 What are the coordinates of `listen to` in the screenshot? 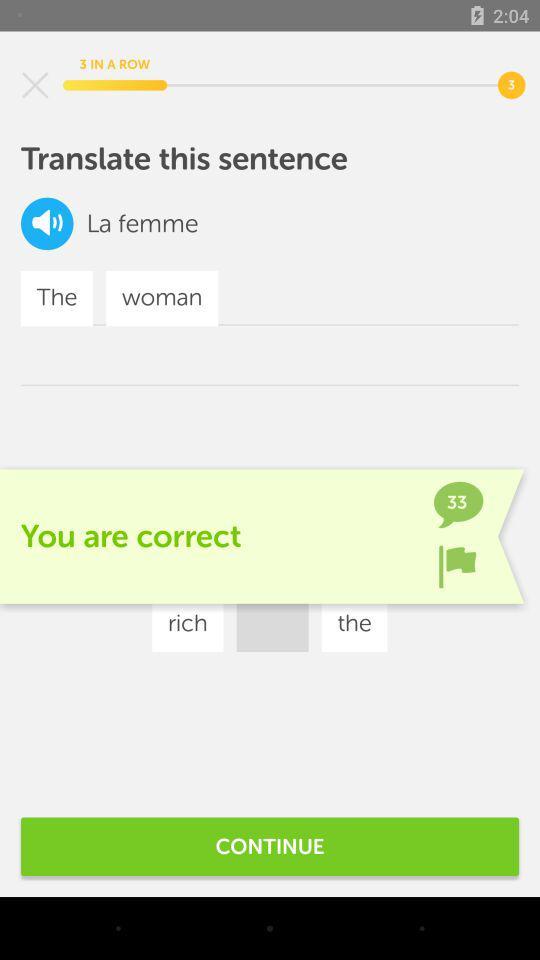 It's located at (47, 223).